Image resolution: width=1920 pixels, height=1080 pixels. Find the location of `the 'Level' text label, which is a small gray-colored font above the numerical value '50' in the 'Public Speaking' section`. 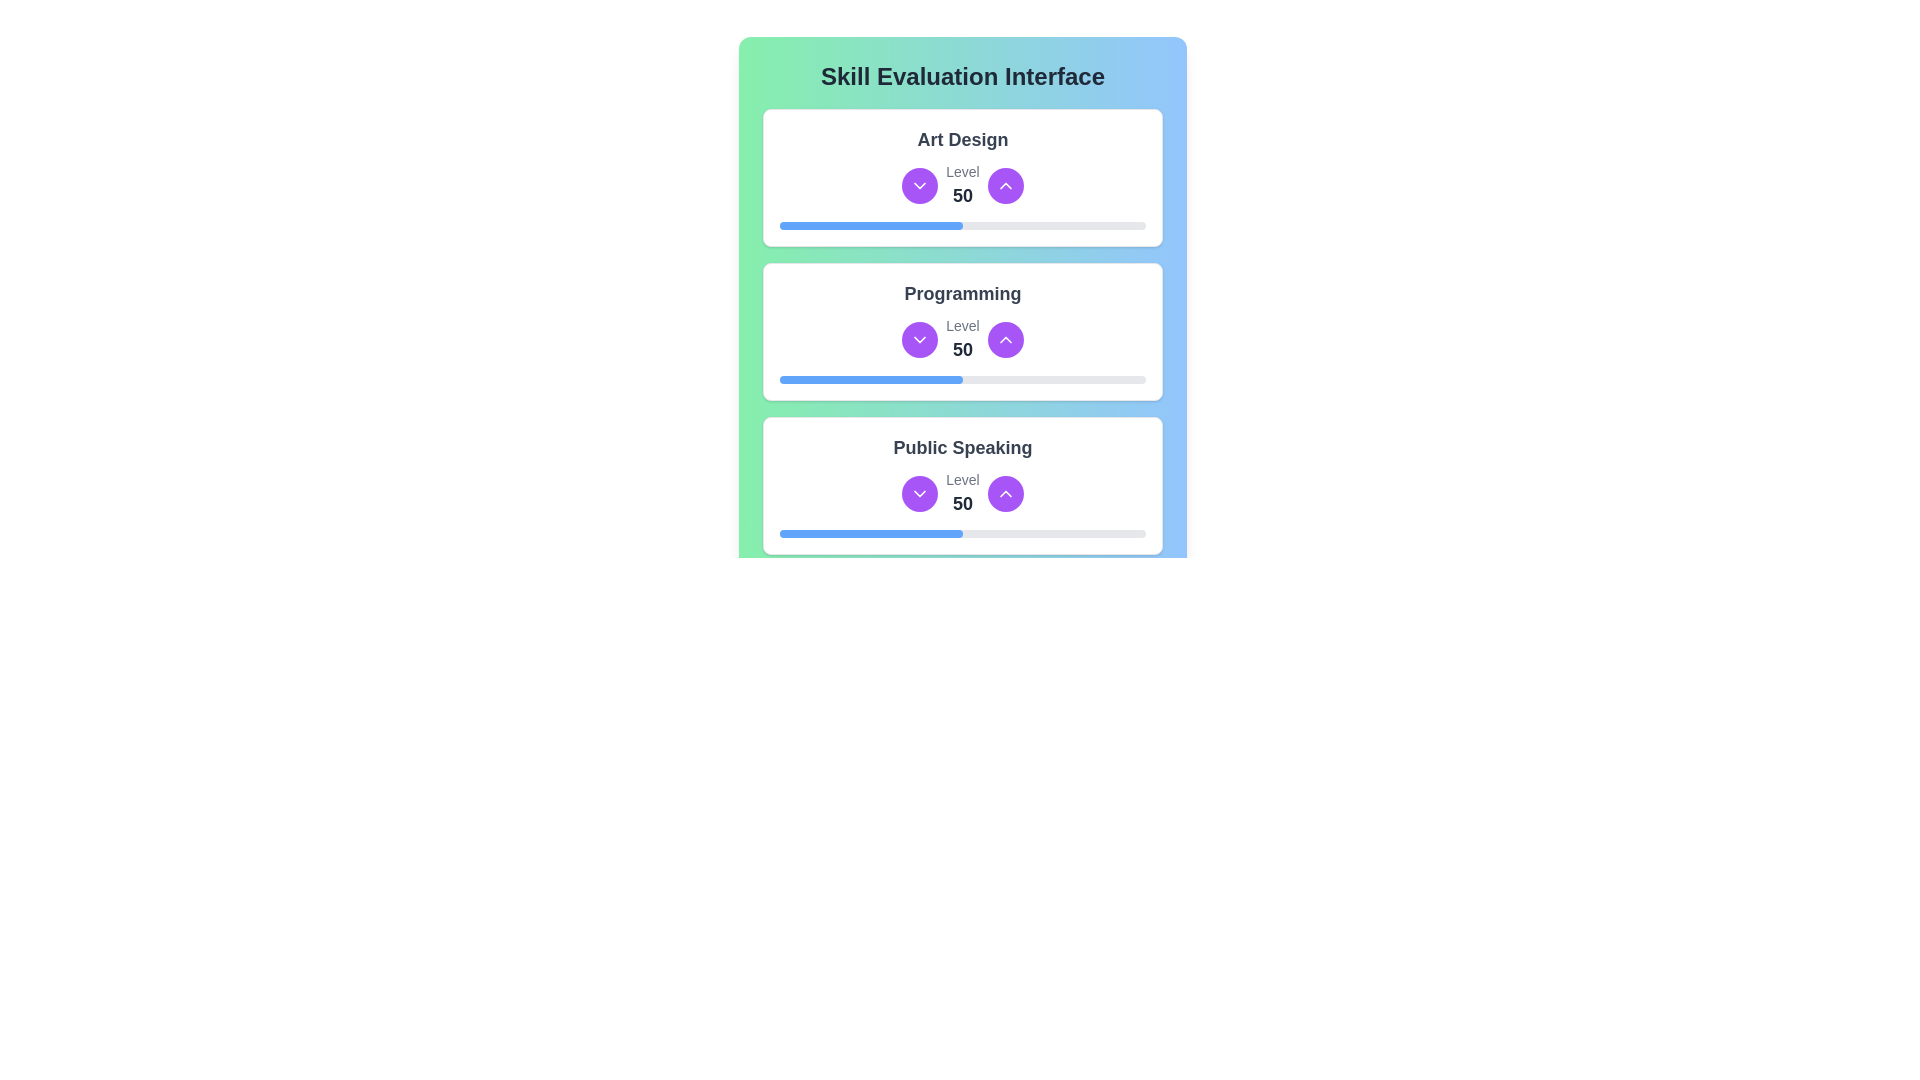

the 'Level' text label, which is a small gray-colored font above the numerical value '50' in the 'Public Speaking' section is located at coordinates (963, 479).